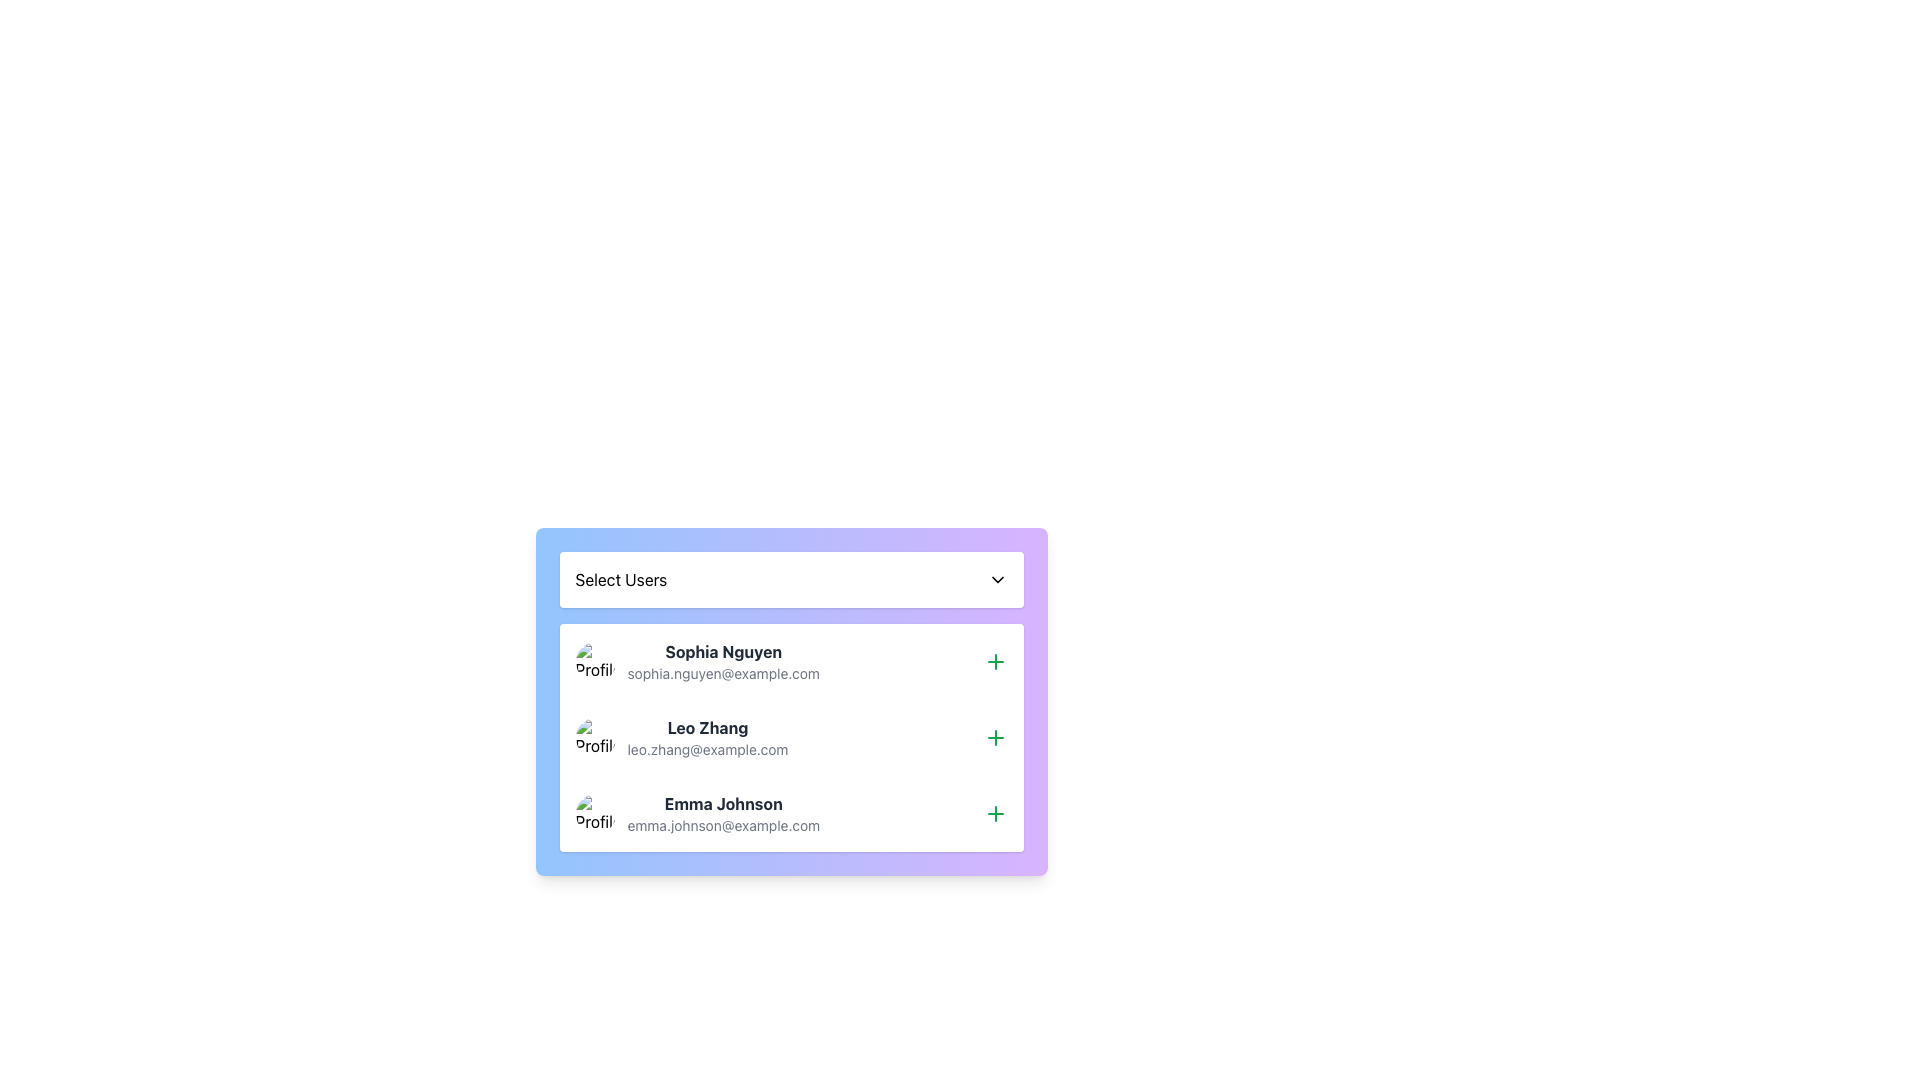 This screenshot has width=1920, height=1080. I want to click on text displayed in the second item of the user selection panel, which contains the name and email of a user, positioned below Sophia Nguyen and above Emma Johnson, so click(707, 737).